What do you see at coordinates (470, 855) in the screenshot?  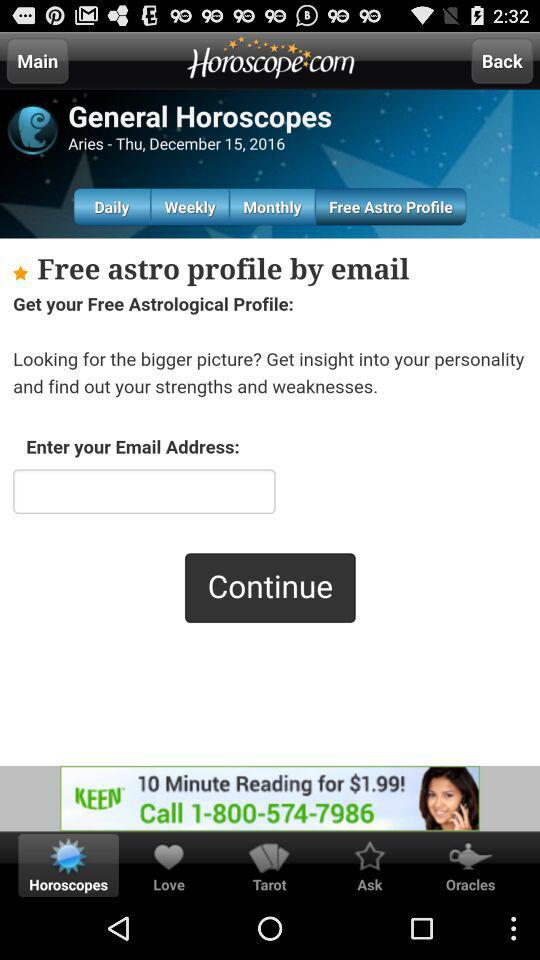 I see `the icon which is above the text oracles` at bounding box center [470, 855].